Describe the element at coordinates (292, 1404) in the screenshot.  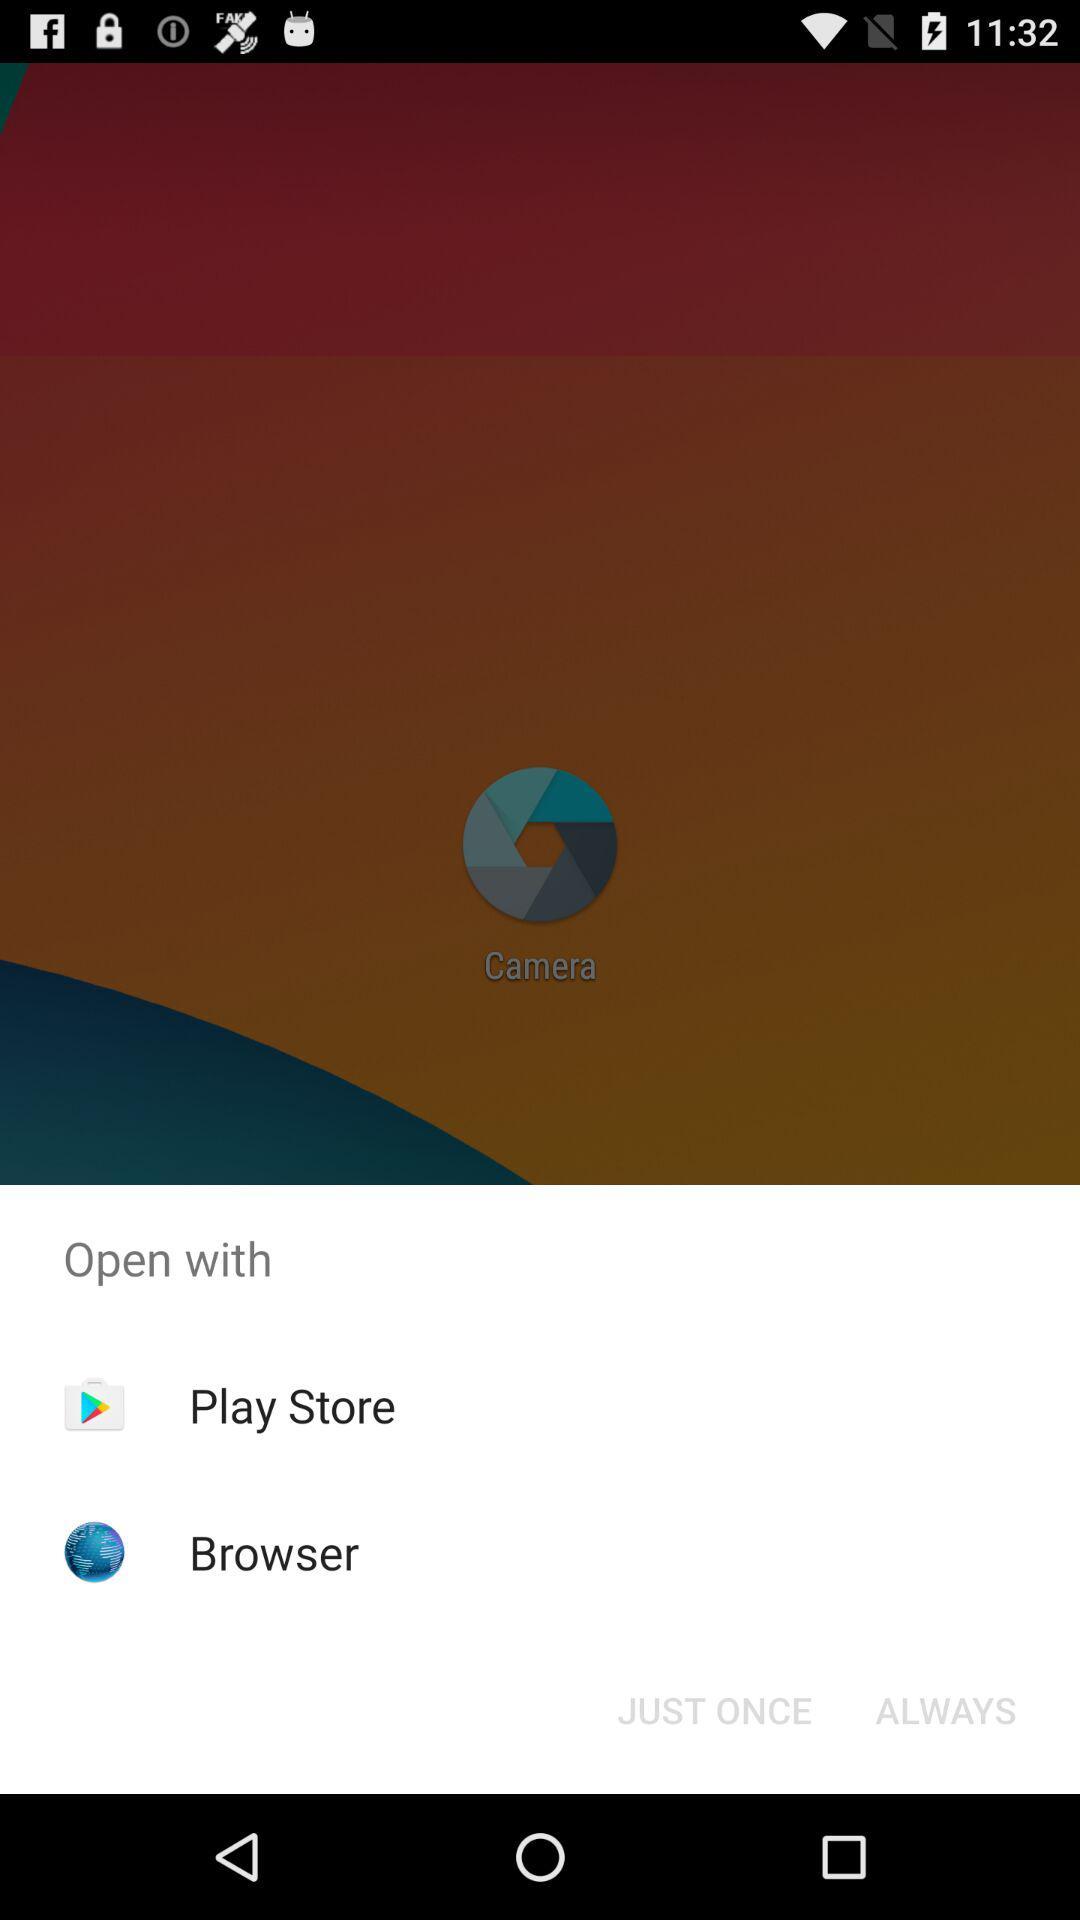
I see `the play store app` at that location.